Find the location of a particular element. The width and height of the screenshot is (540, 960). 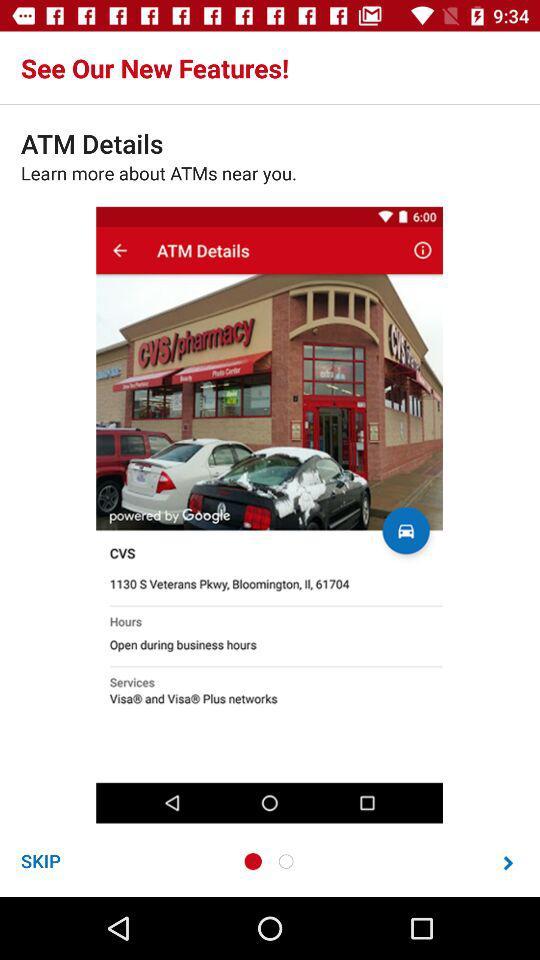

next is located at coordinates (508, 861).